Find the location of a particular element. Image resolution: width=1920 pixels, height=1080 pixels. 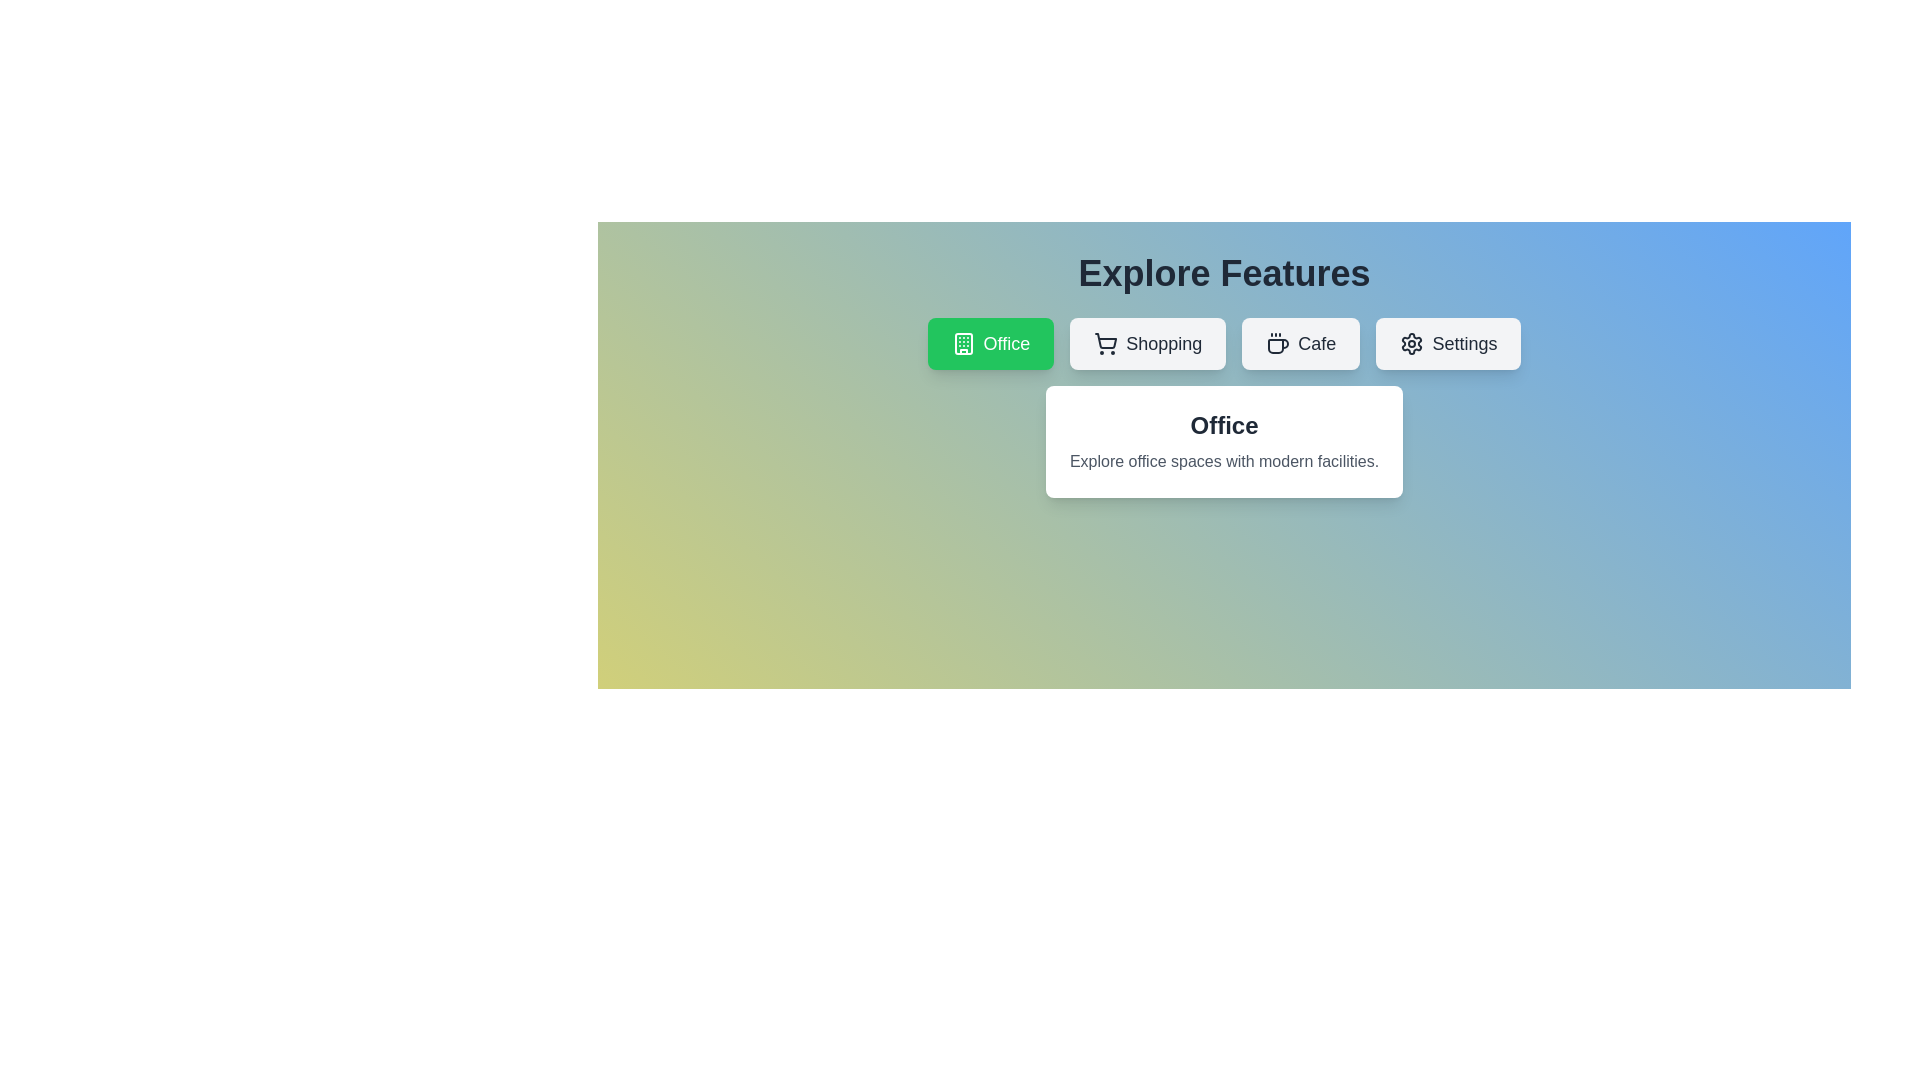

the tab labeled Shopping is located at coordinates (1148, 342).